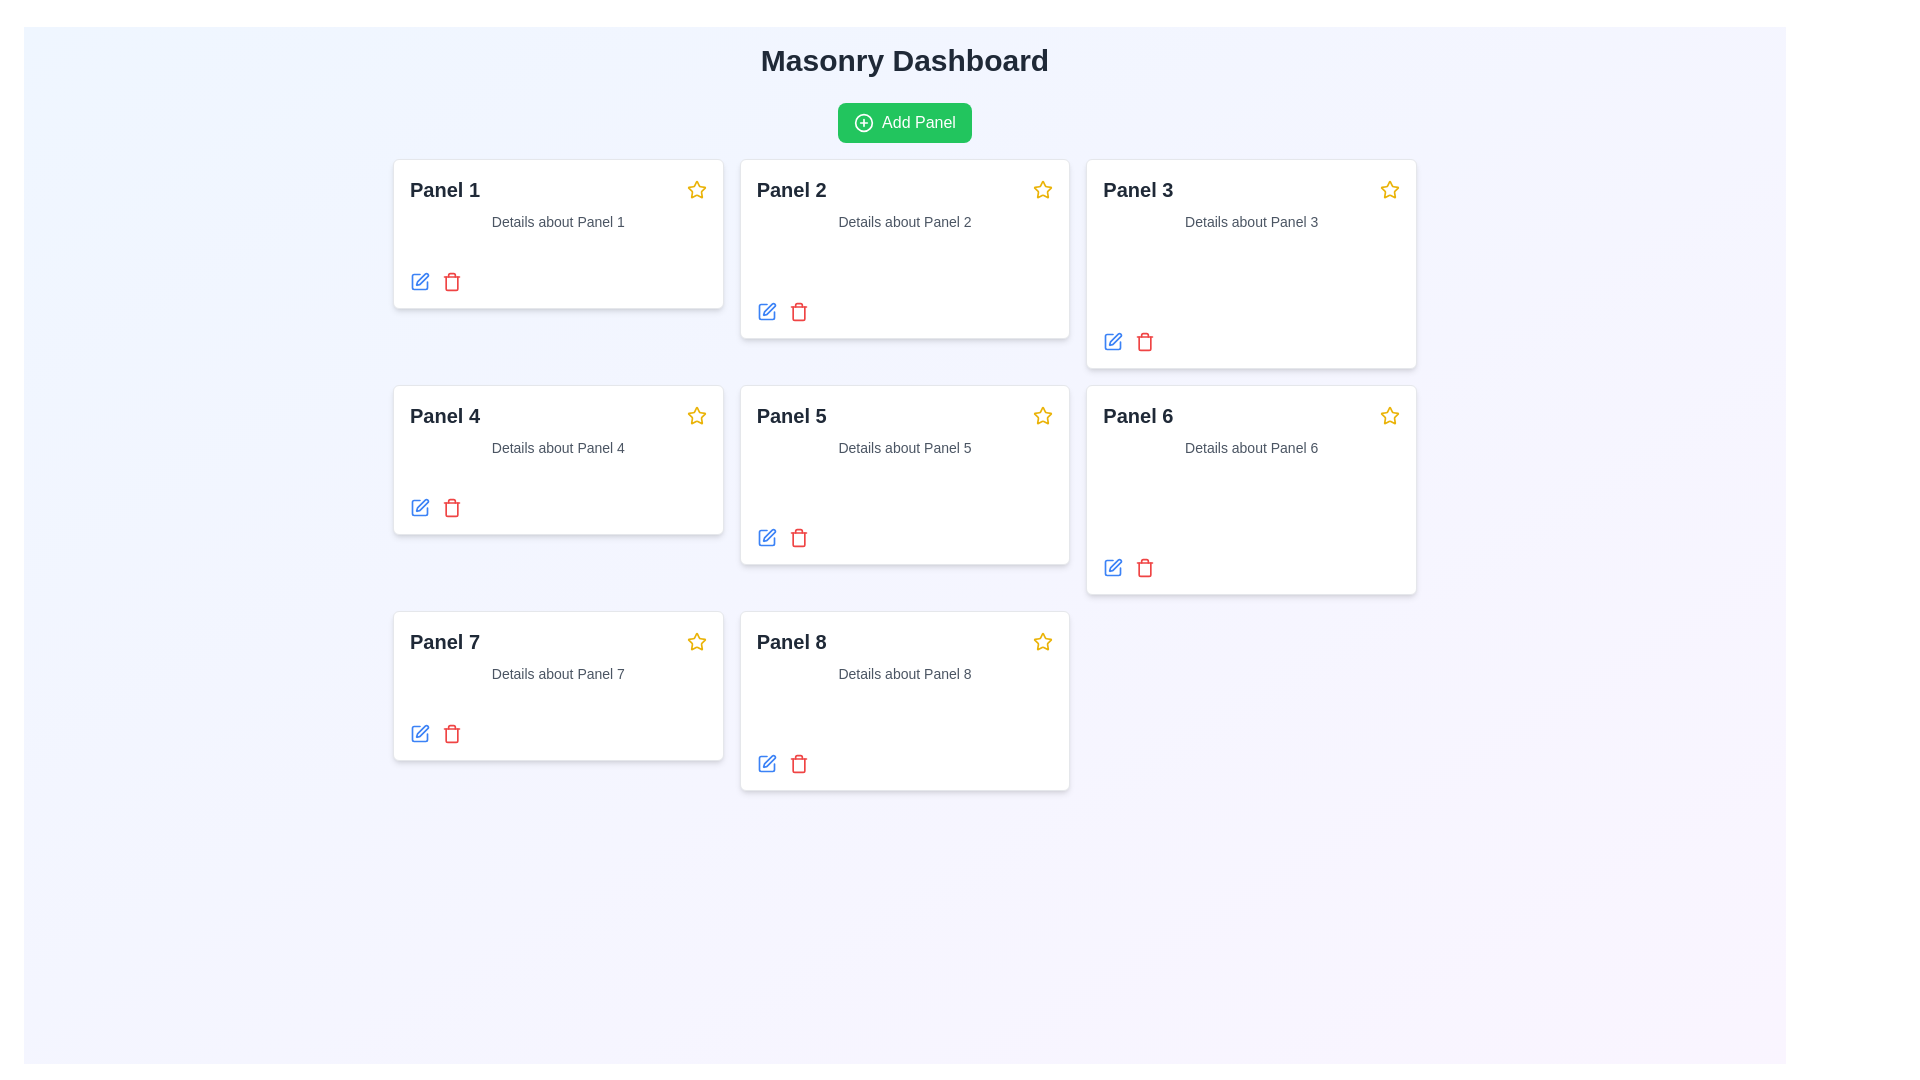 Image resolution: width=1920 pixels, height=1080 pixels. What do you see at coordinates (444, 641) in the screenshot?
I see `text from the heading label located in the upper-left section of the card labeled 'Panel 7', which is positioned at the bottom left of the second row in the grid layout` at bounding box center [444, 641].